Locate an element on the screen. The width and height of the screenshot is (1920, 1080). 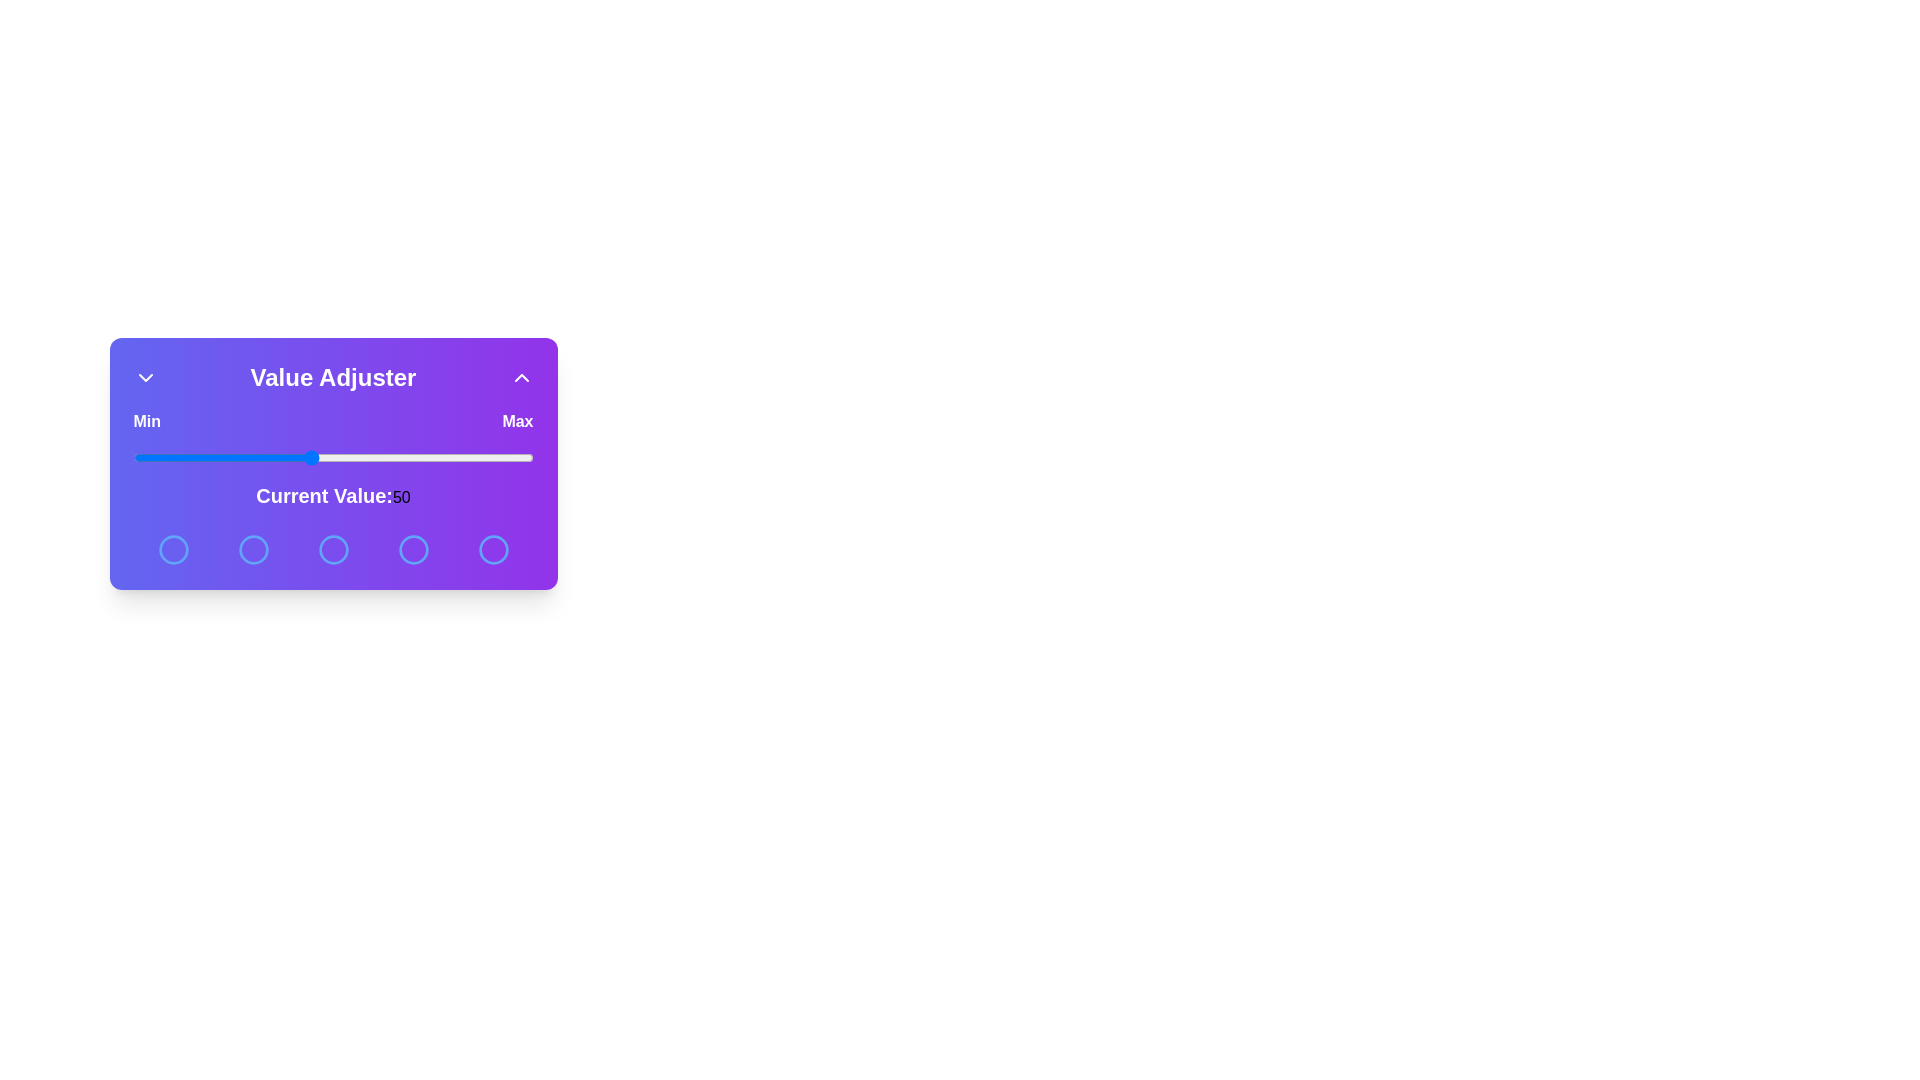
the circular button corresponding to 3 is located at coordinates (333, 550).